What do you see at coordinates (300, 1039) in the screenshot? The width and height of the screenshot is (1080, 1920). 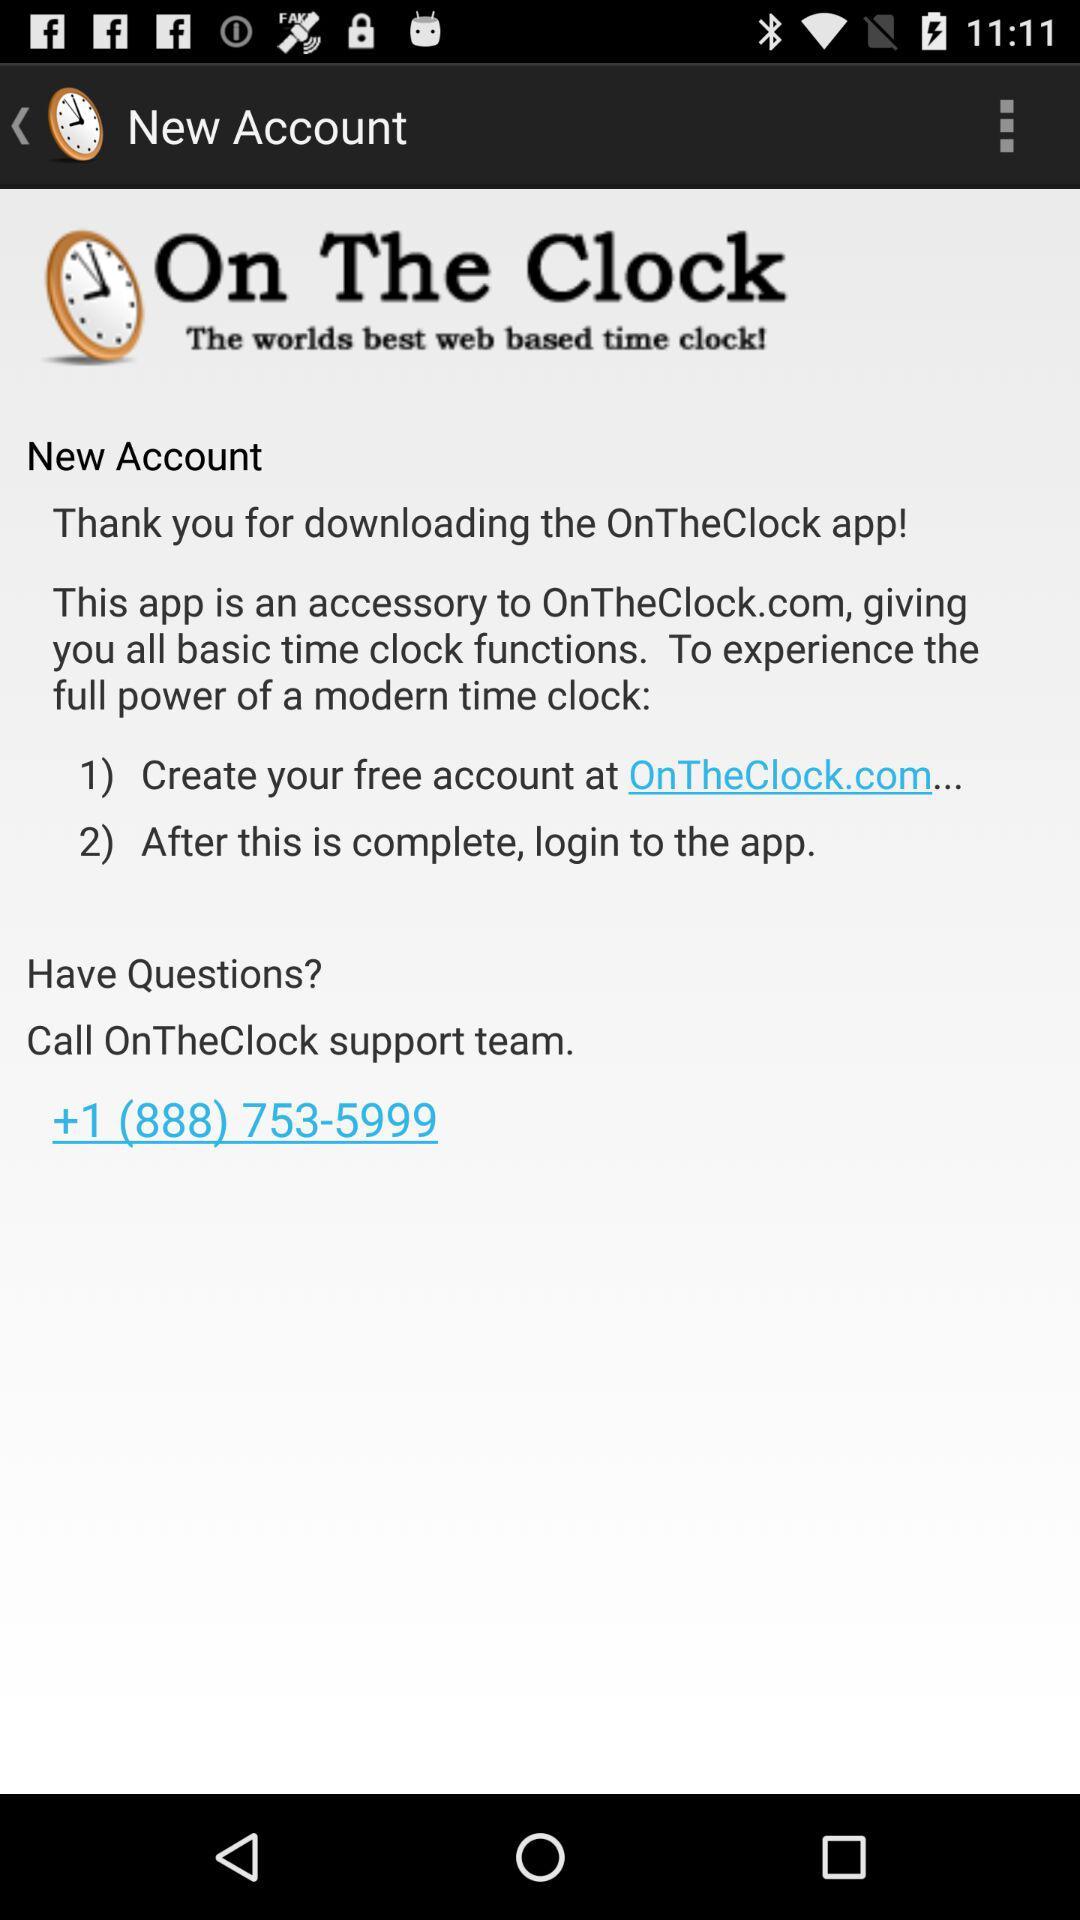 I see `icon above the 1 888 753 app` at bounding box center [300, 1039].